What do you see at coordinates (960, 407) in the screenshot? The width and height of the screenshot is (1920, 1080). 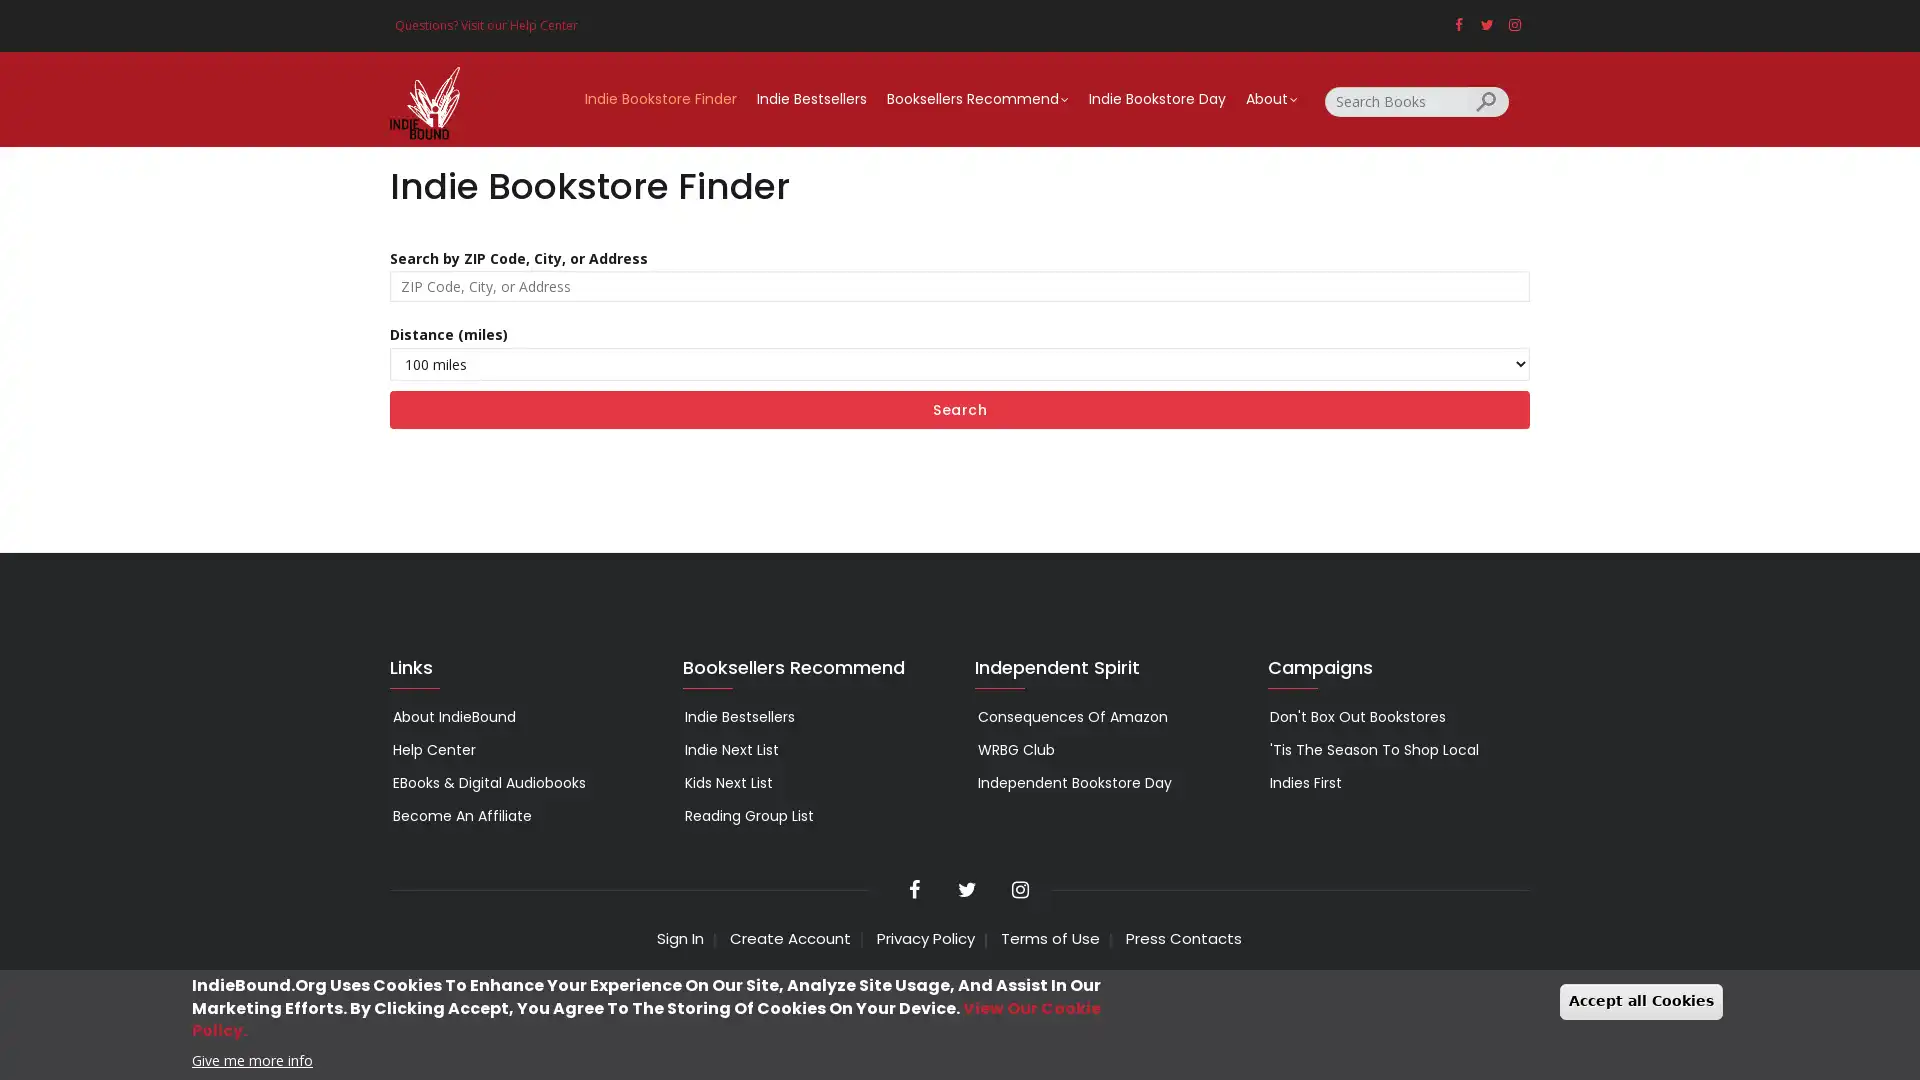 I see `Search` at bounding box center [960, 407].